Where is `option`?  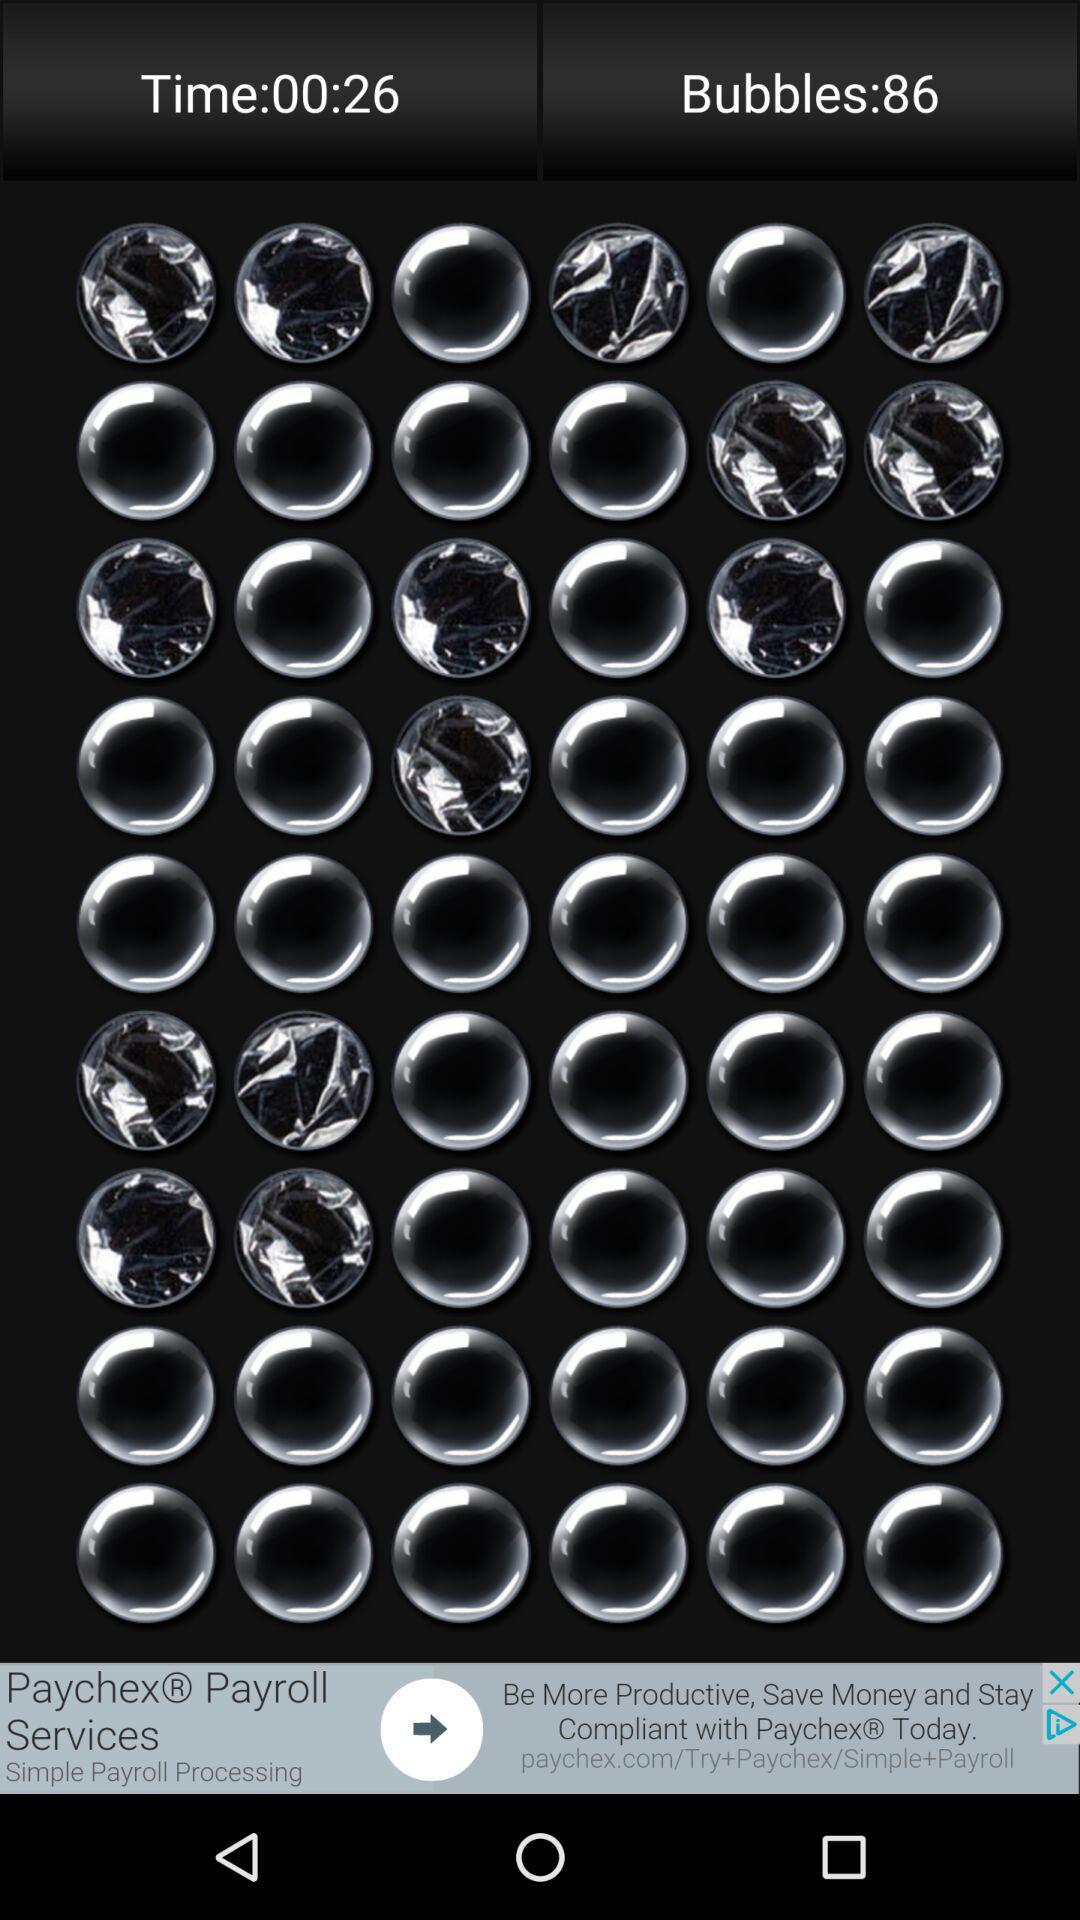
option is located at coordinates (145, 1552).